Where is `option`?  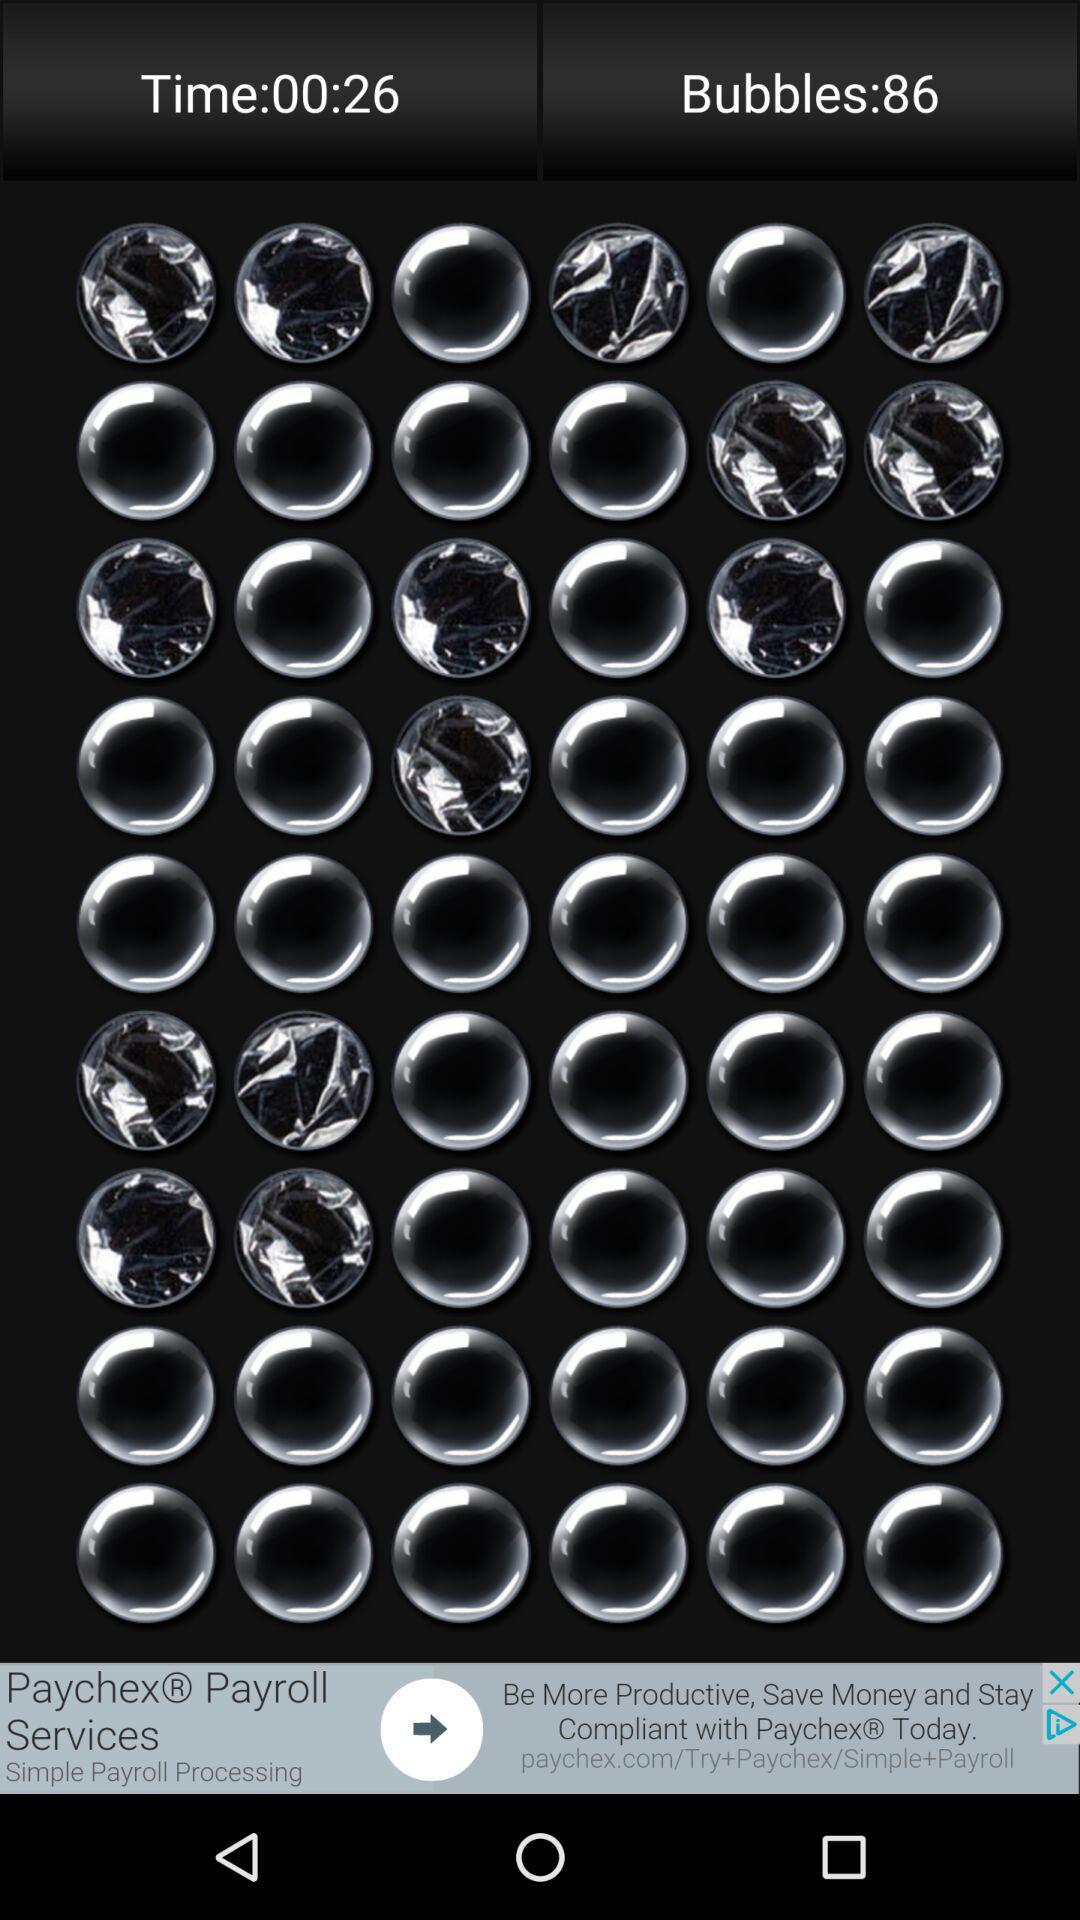
option is located at coordinates (145, 1552).